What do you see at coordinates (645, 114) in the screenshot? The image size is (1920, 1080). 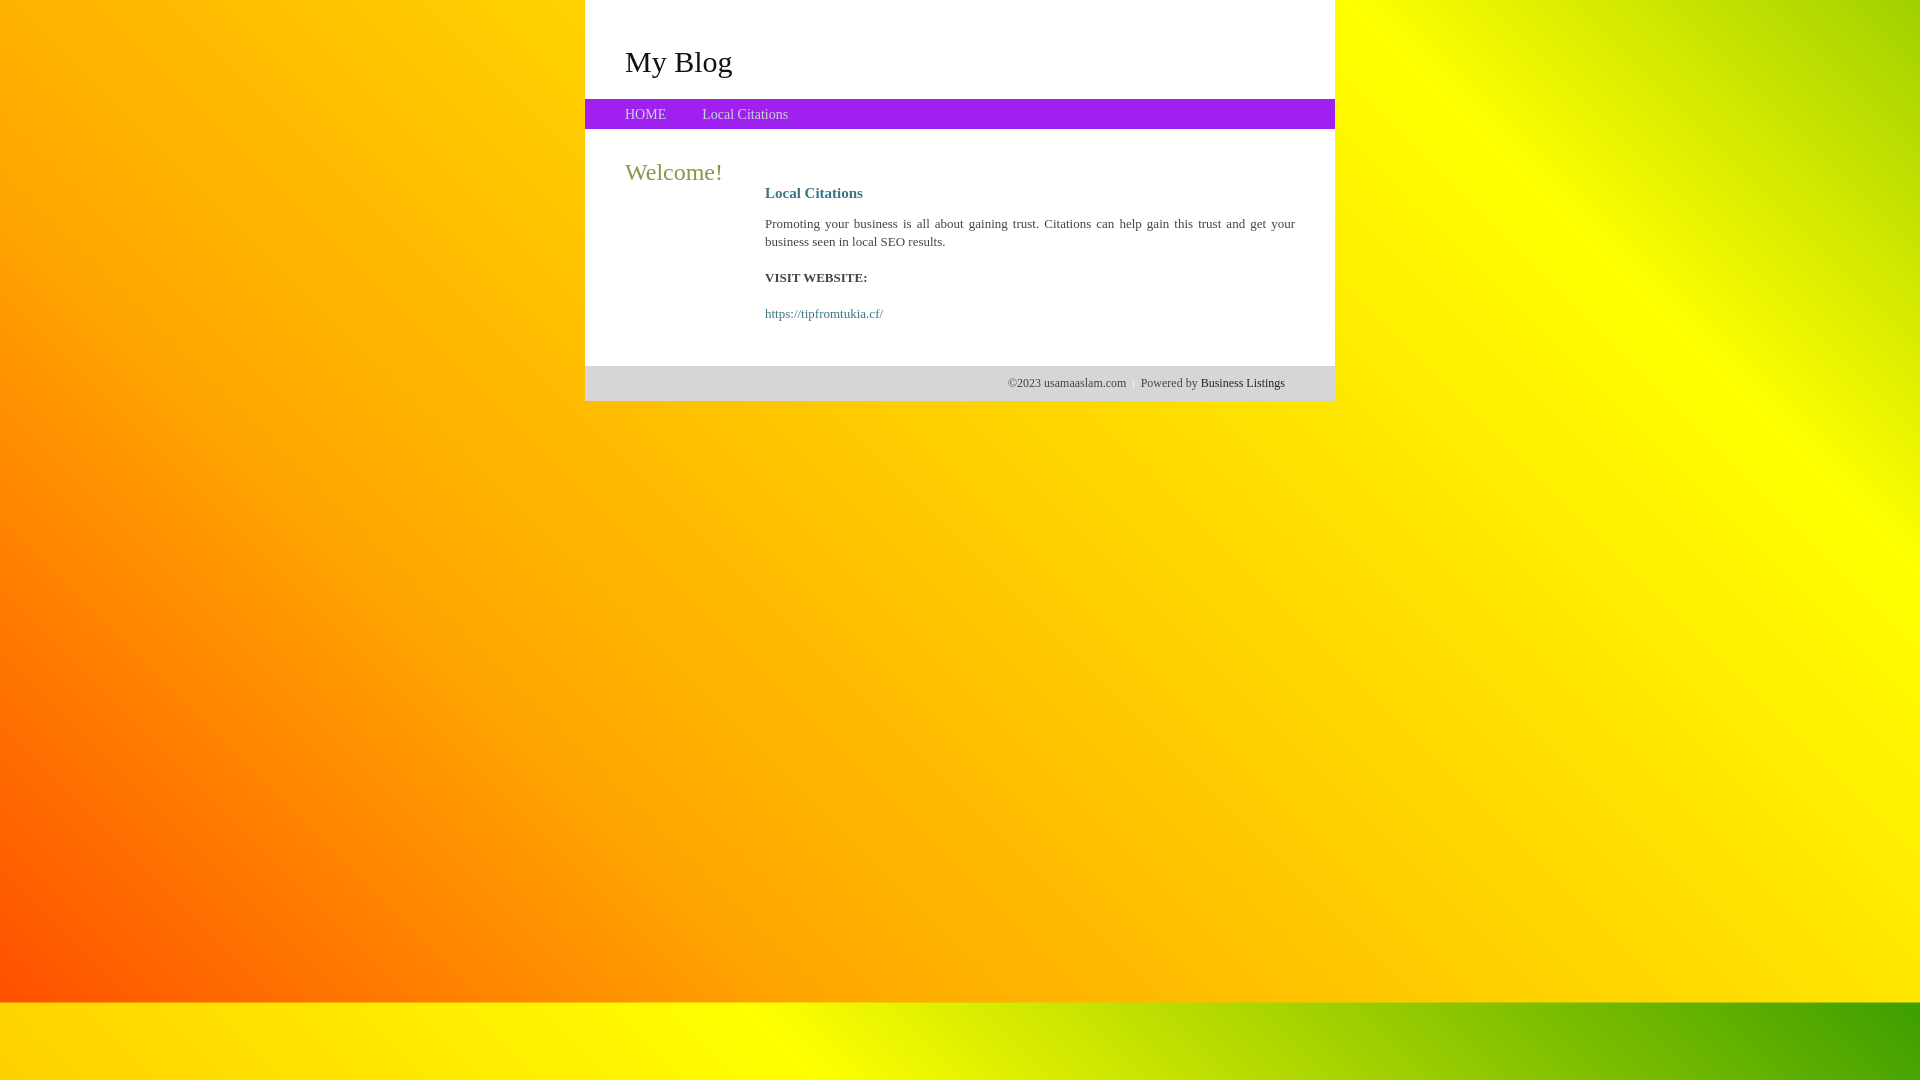 I see `'HOME'` at bounding box center [645, 114].